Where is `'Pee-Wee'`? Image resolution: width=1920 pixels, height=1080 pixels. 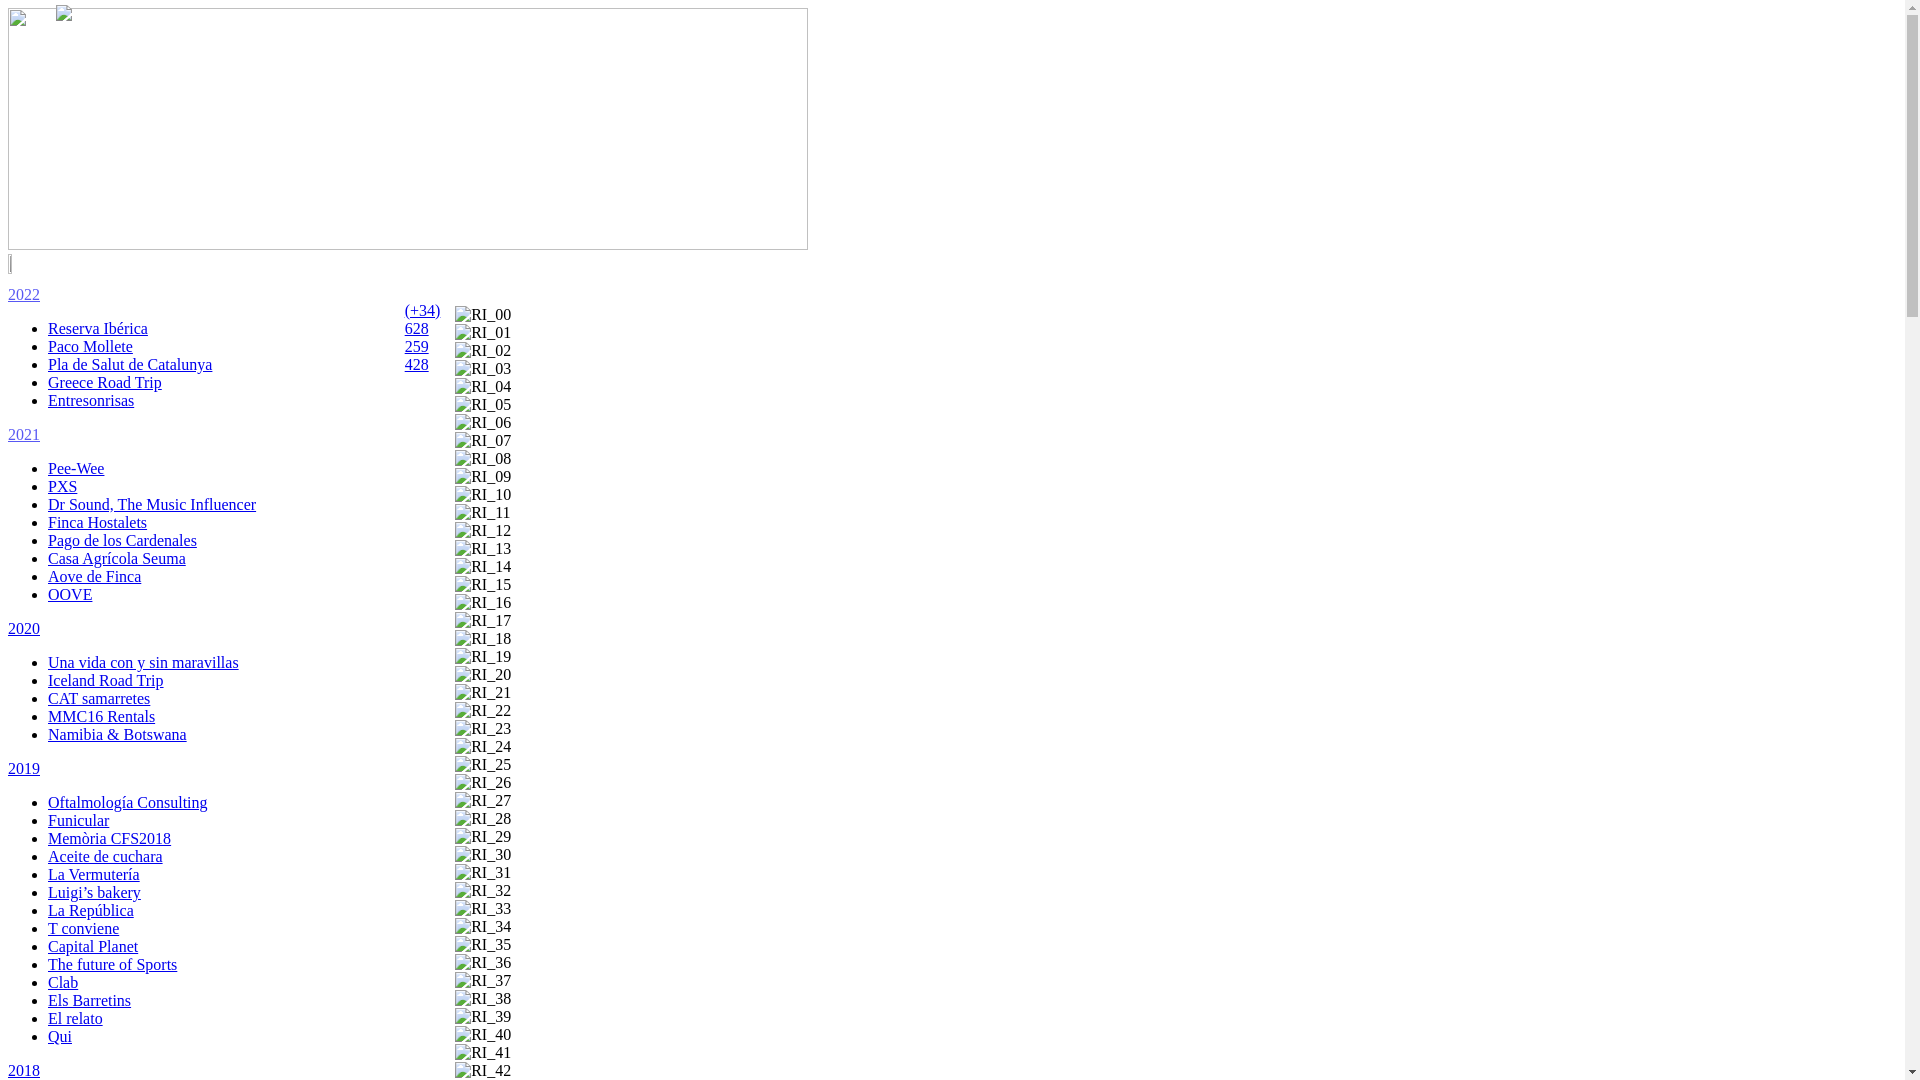
'Pee-Wee' is located at coordinates (76, 468).